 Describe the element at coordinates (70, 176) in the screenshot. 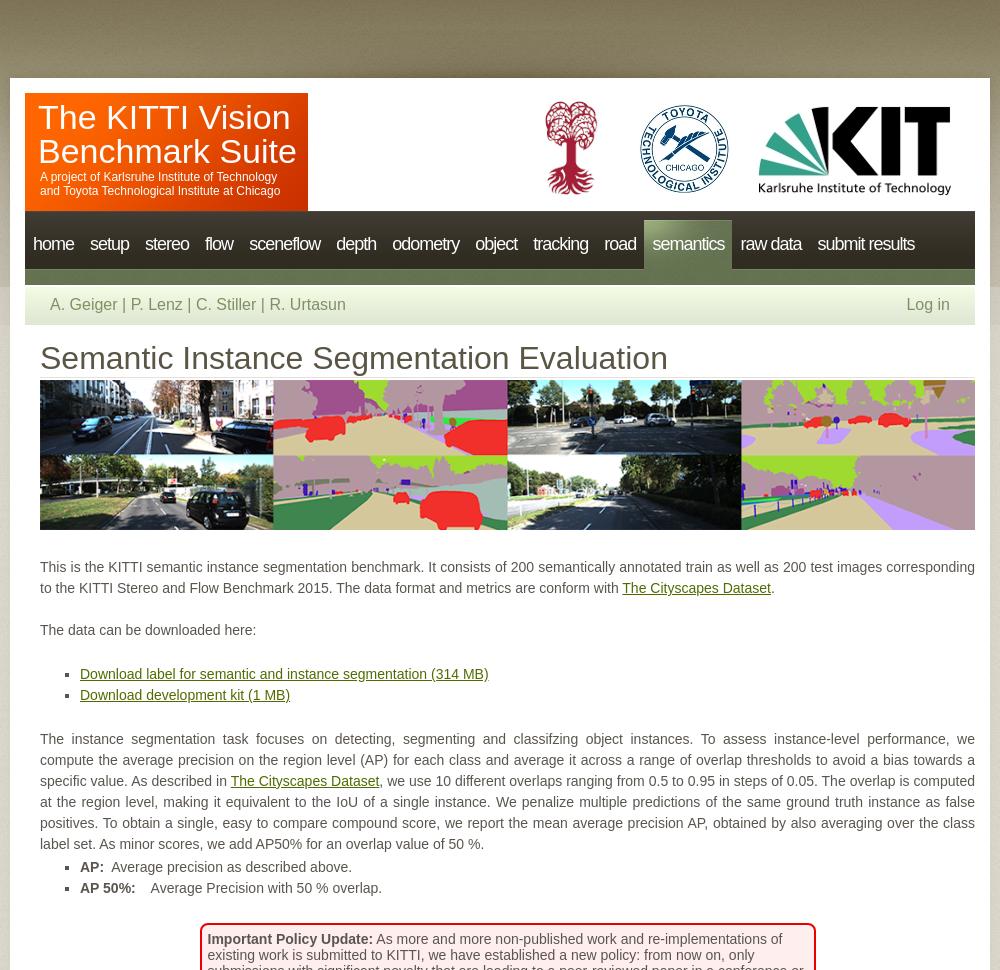

I see `'A project of'` at that location.